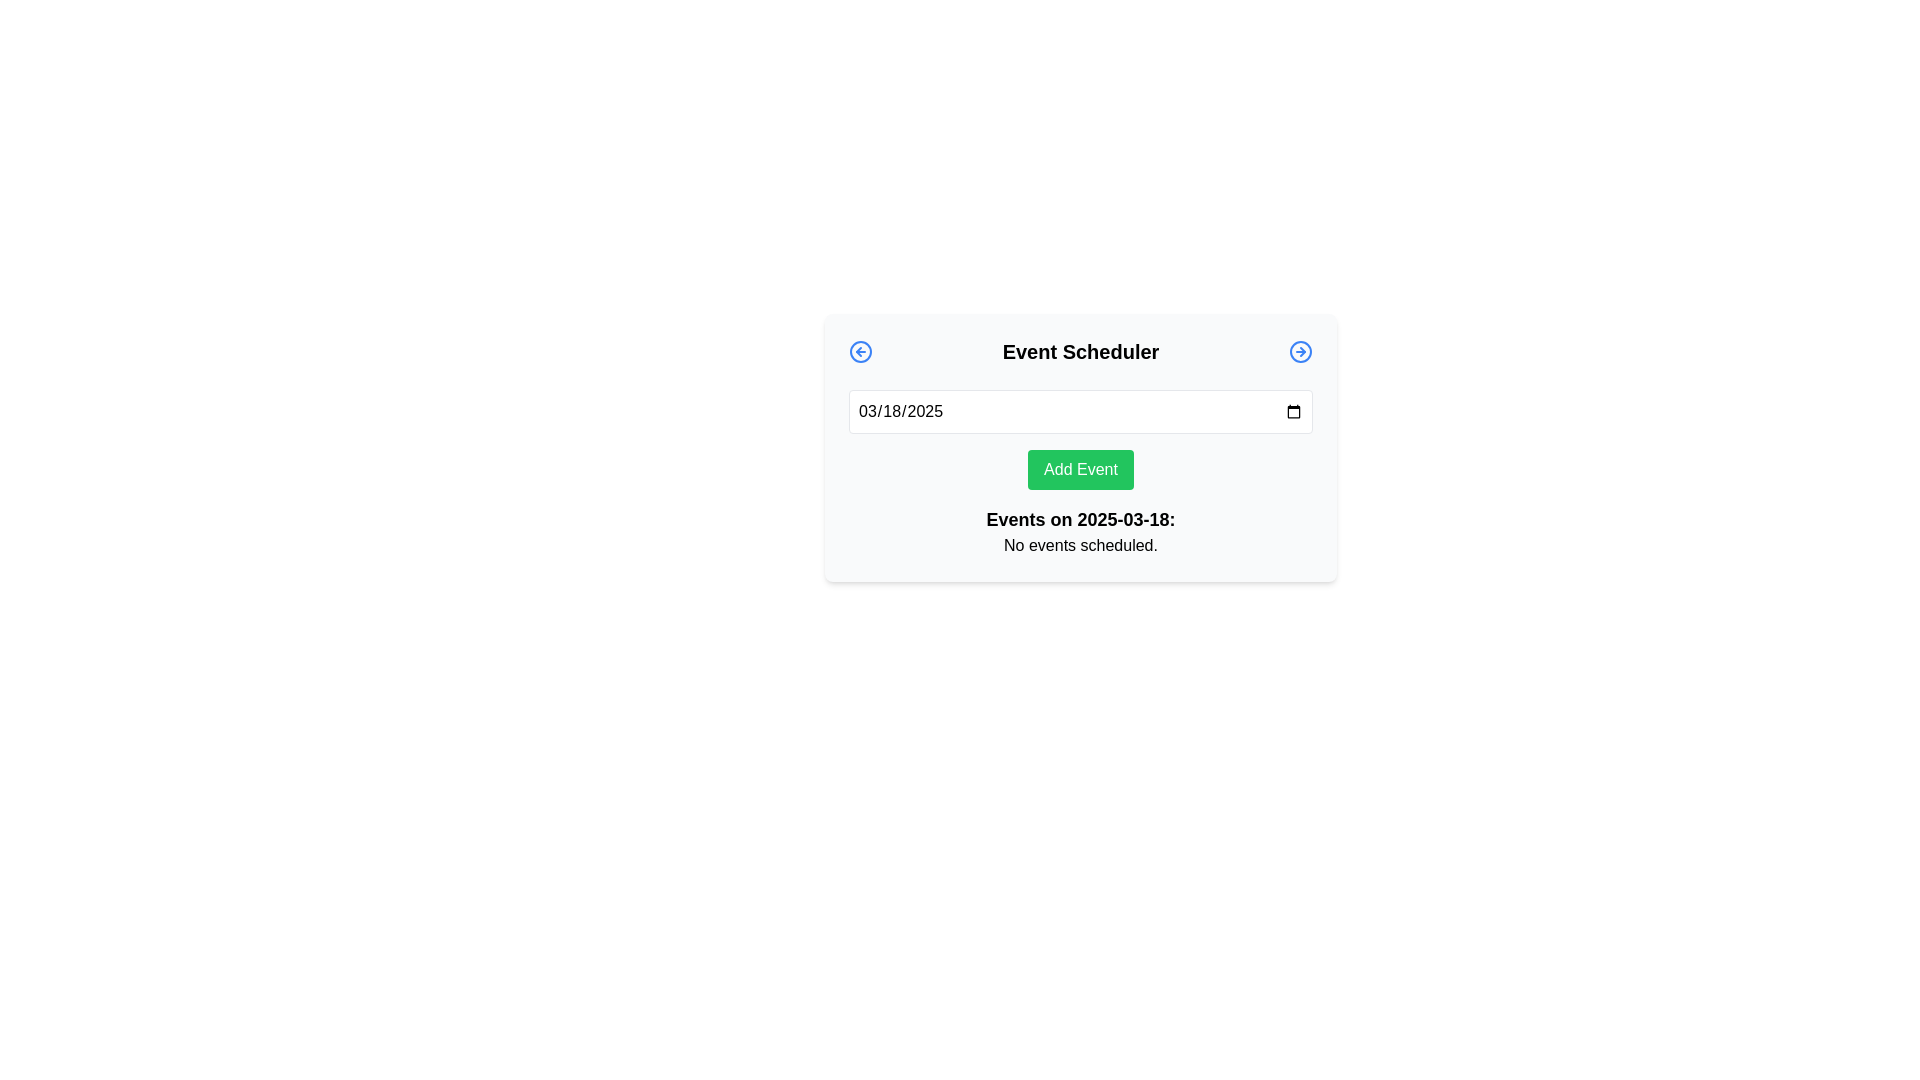  I want to click on the navigation button represented by an icon located at the top-right corner of the 'Event Scheduler' card, so click(1300, 350).